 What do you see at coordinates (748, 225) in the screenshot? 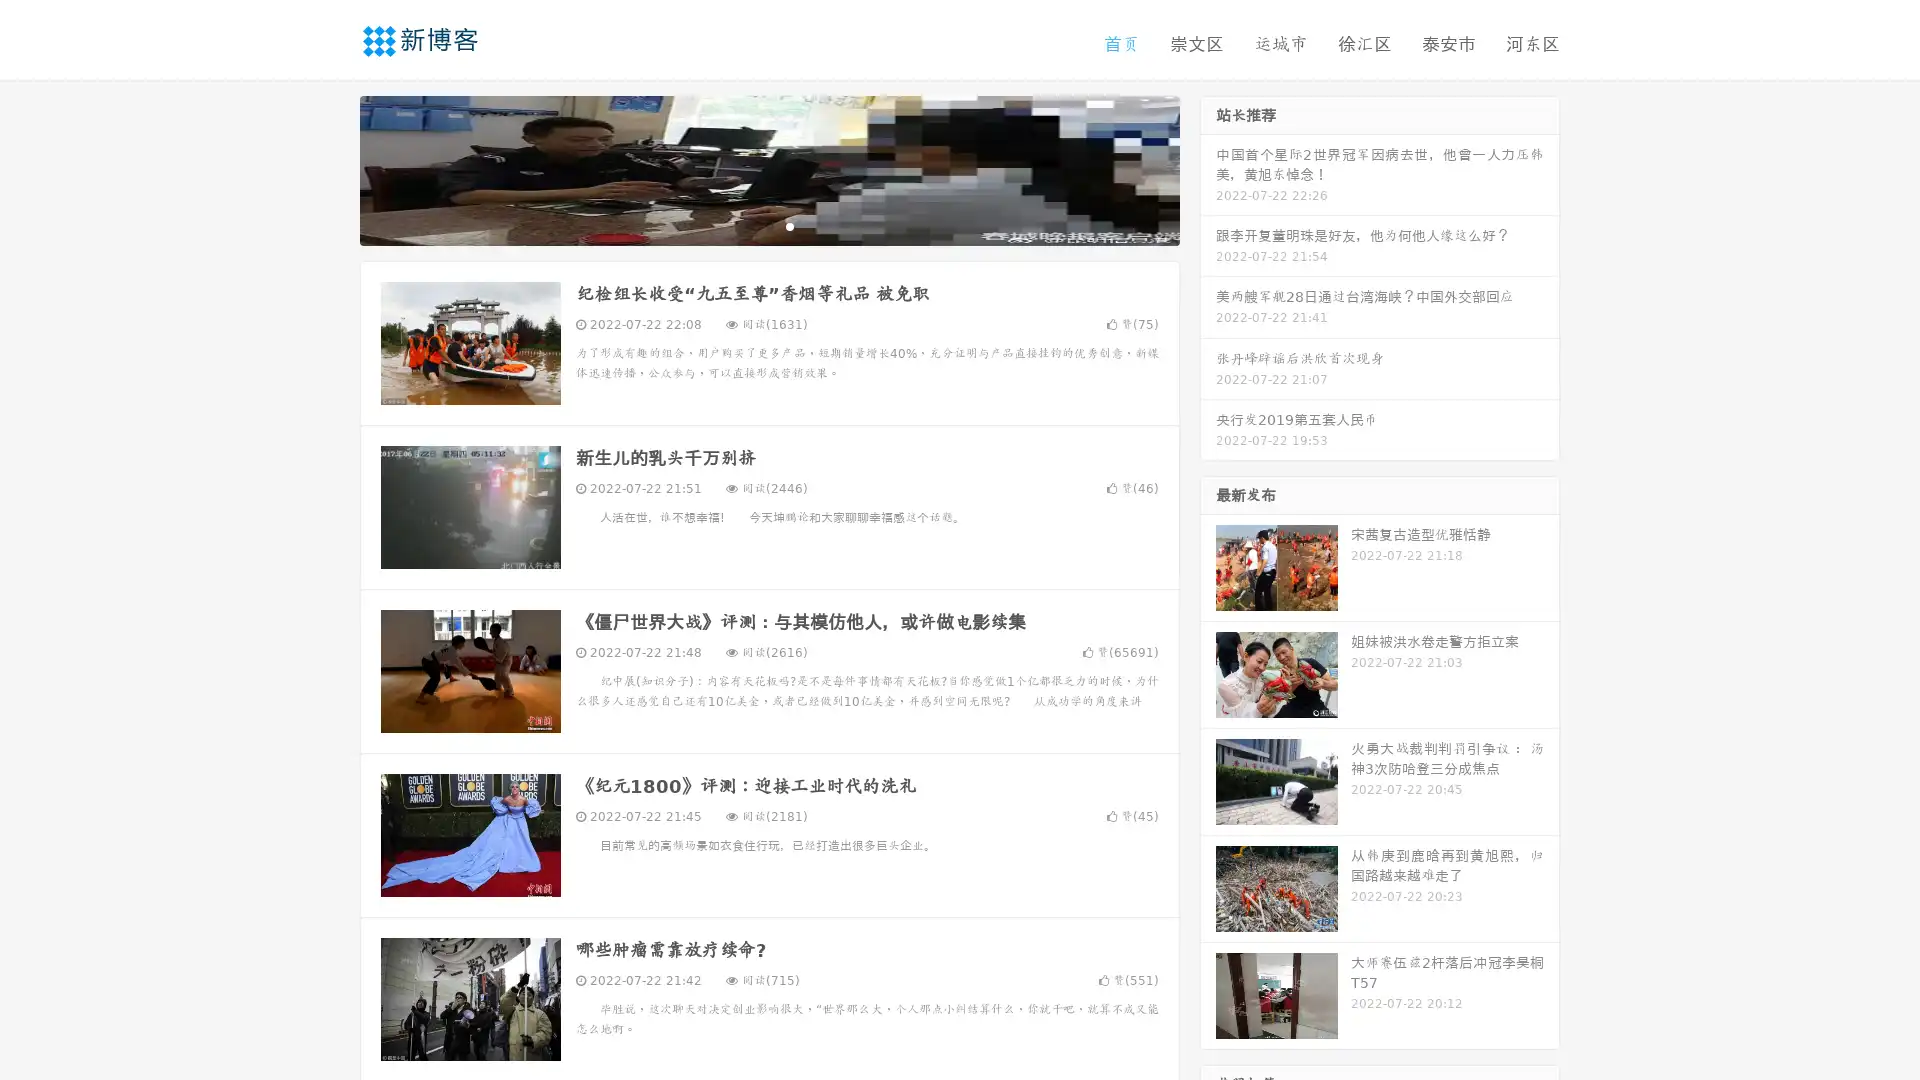
I see `Go to slide 1` at bounding box center [748, 225].